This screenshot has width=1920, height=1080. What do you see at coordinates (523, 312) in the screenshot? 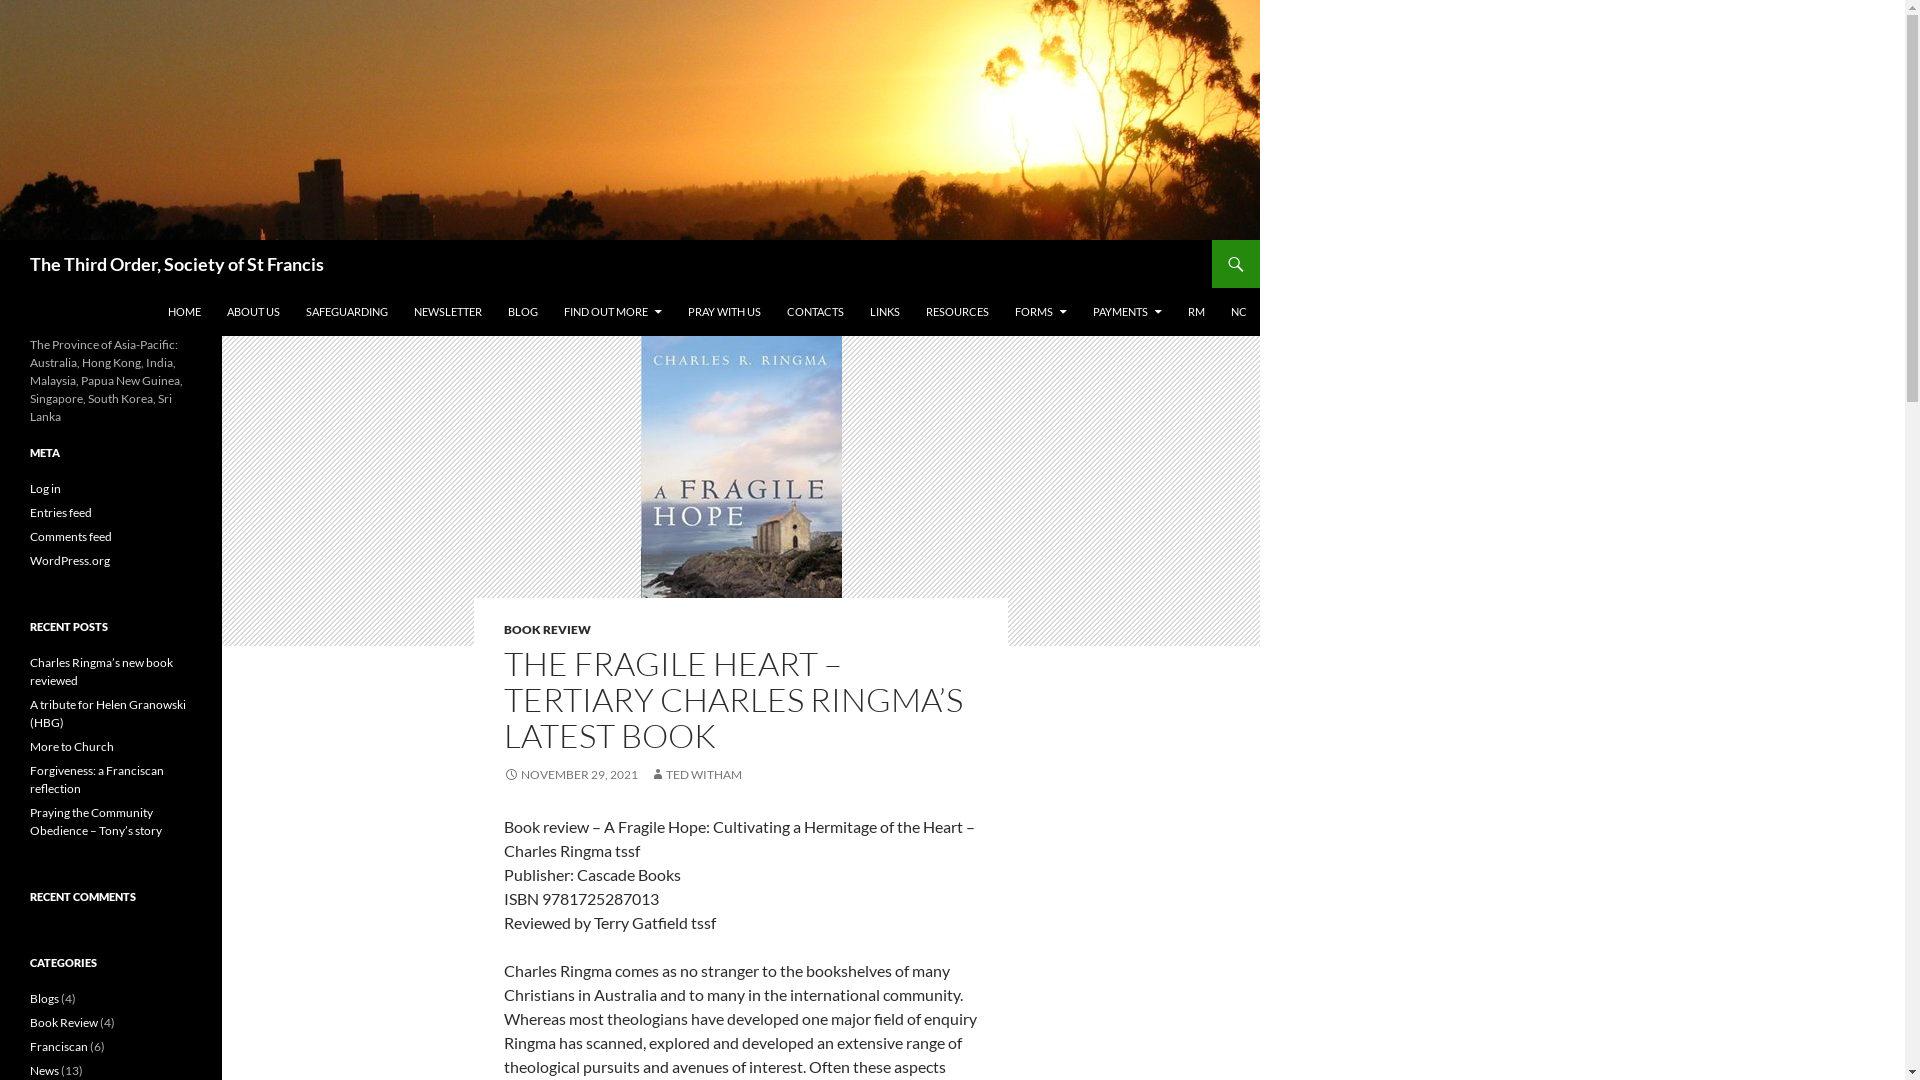
I see `'BLOG'` at bounding box center [523, 312].